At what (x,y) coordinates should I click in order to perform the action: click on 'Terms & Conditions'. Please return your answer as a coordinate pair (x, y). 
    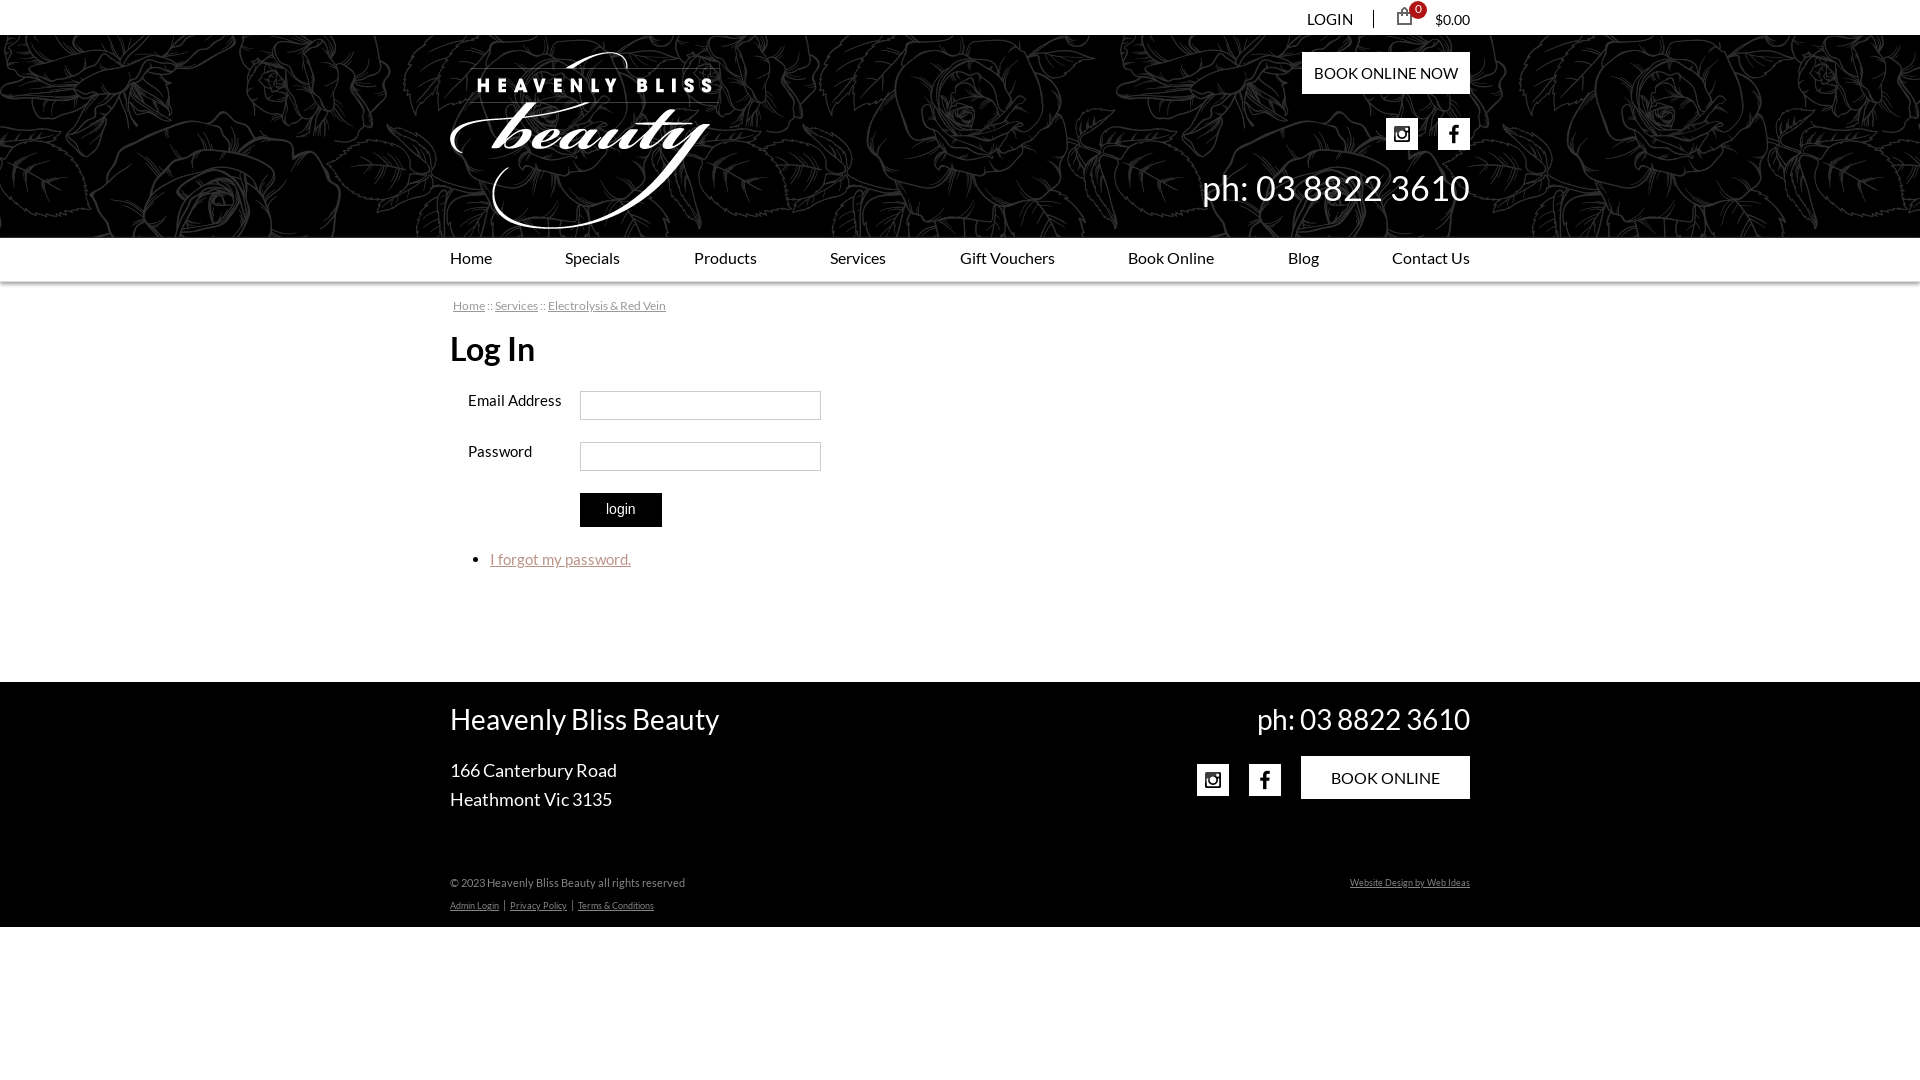
    Looking at the image, I should click on (614, 905).